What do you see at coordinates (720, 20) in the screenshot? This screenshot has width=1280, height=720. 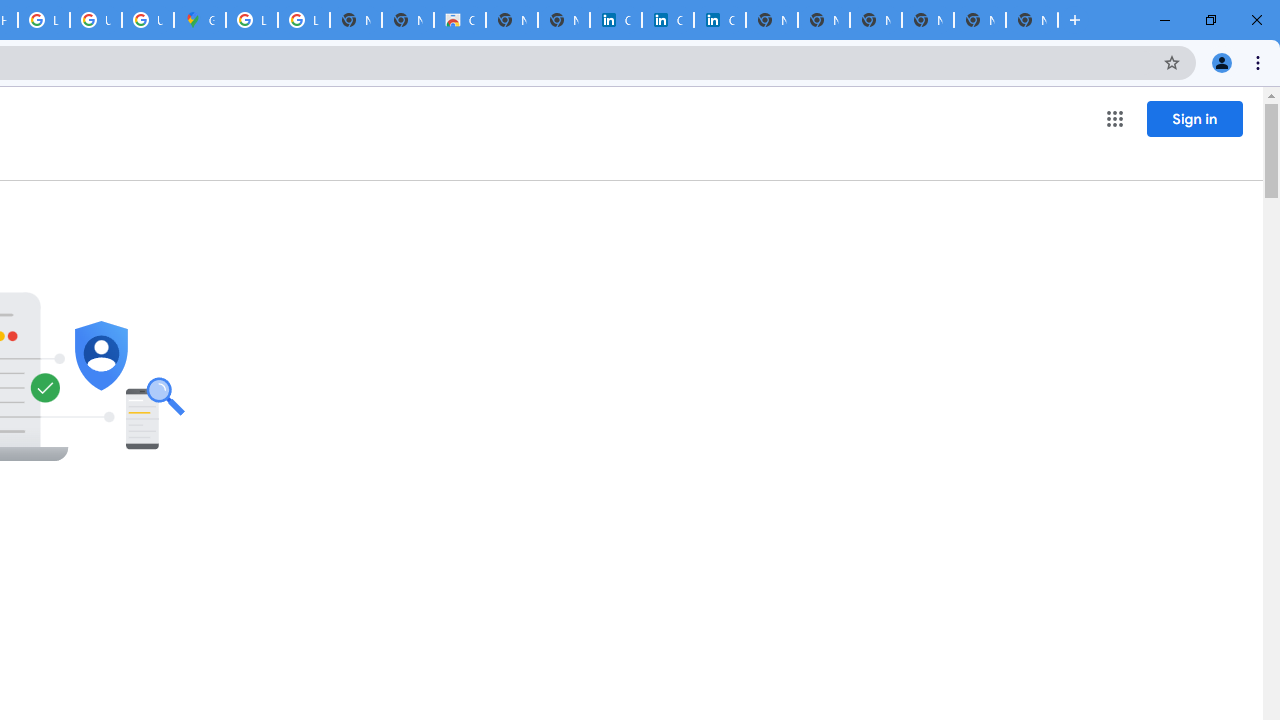 I see `'Copyright Policy'` at bounding box center [720, 20].